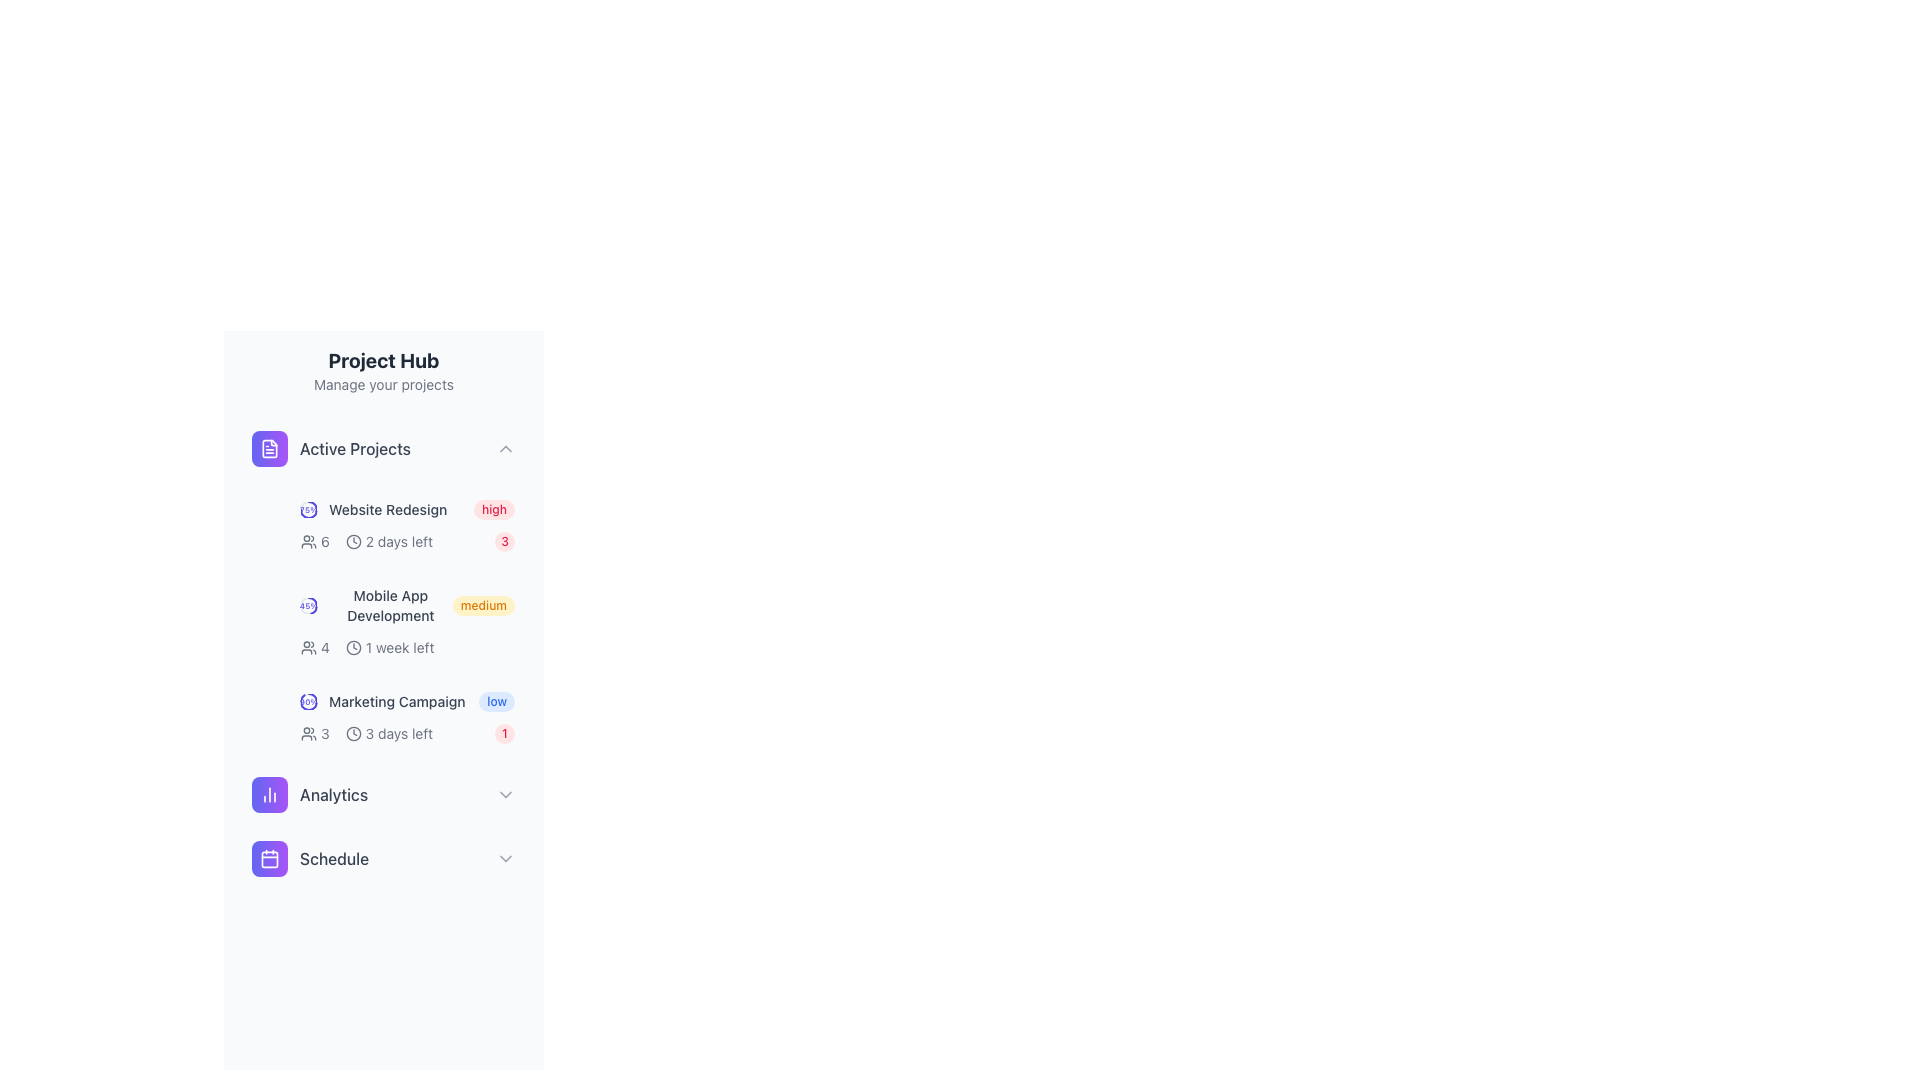 The width and height of the screenshot is (1920, 1080). What do you see at coordinates (268, 858) in the screenshot?
I see `the Icon button located in the bottom-right corner of the sidebar menu under the 'Schedule' label` at bounding box center [268, 858].